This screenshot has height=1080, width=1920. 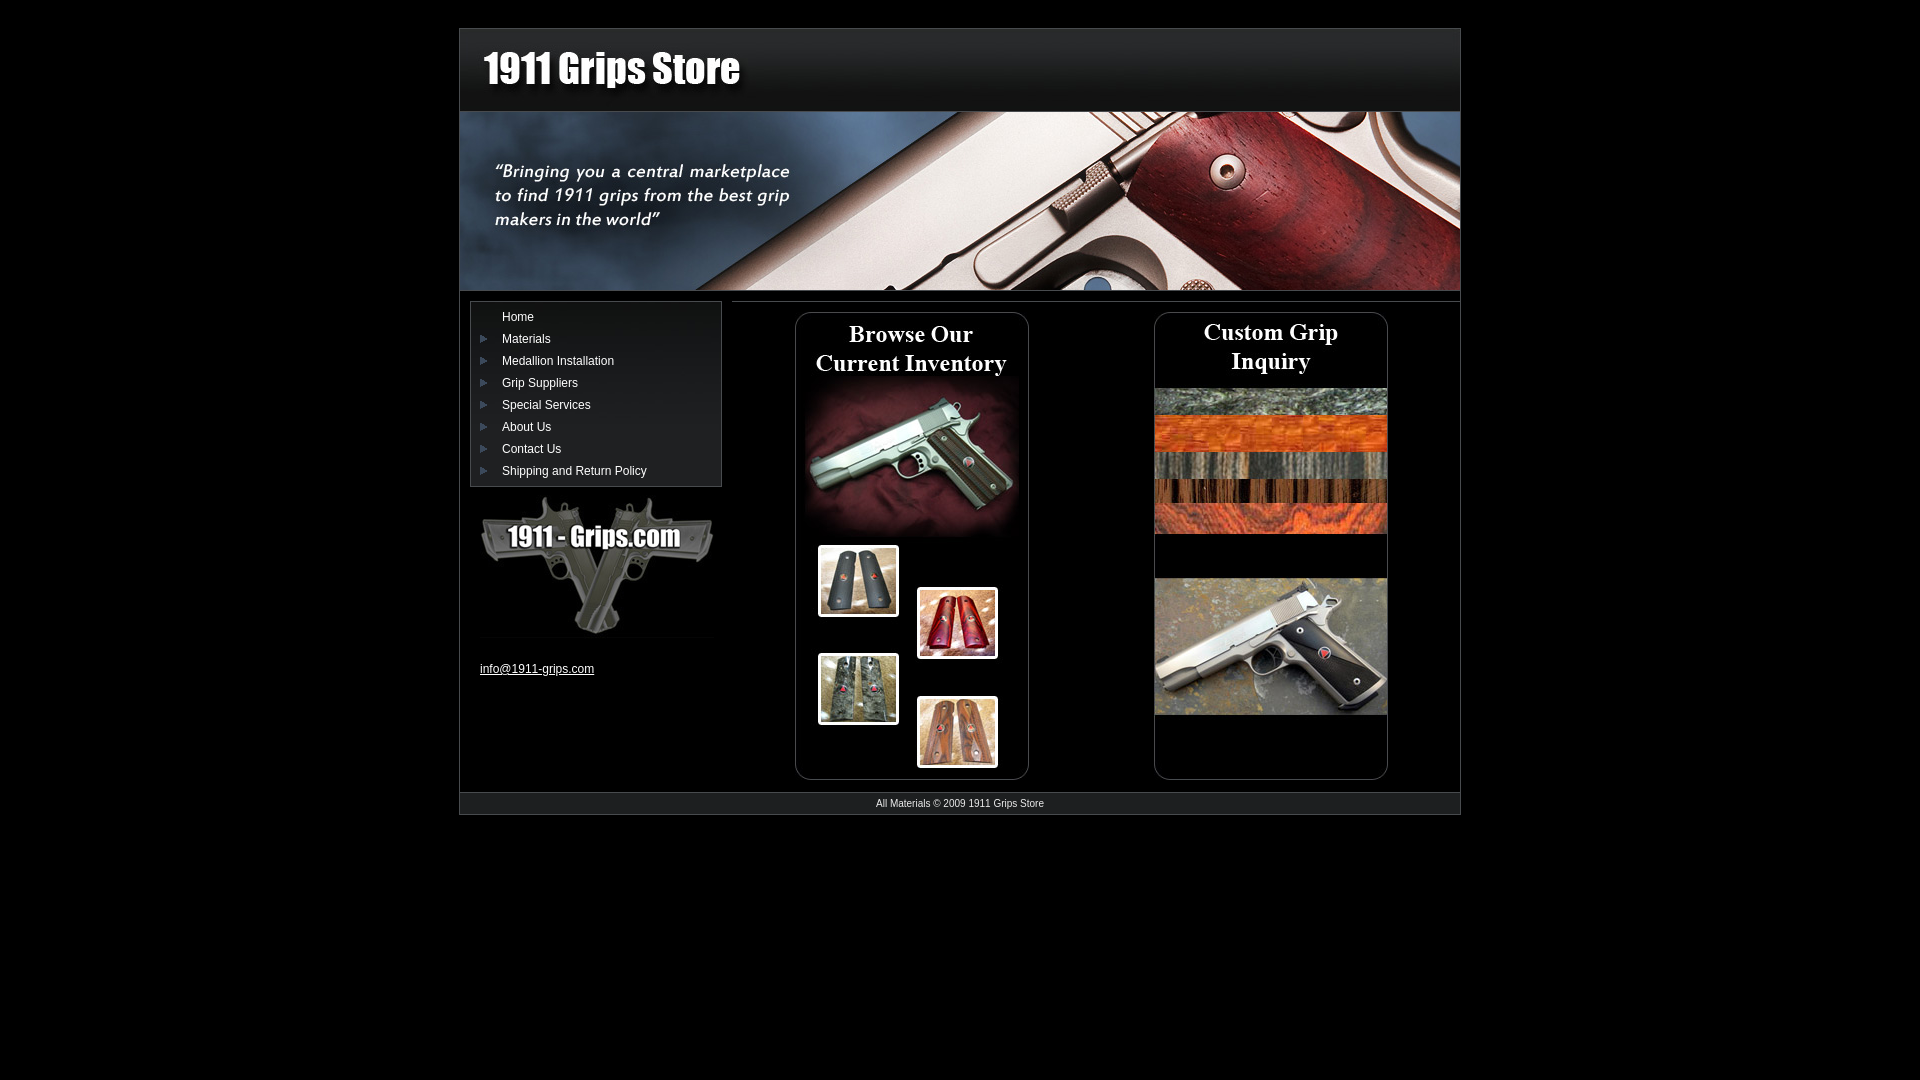 What do you see at coordinates (557, 361) in the screenshot?
I see `'Medallion Installation'` at bounding box center [557, 361].